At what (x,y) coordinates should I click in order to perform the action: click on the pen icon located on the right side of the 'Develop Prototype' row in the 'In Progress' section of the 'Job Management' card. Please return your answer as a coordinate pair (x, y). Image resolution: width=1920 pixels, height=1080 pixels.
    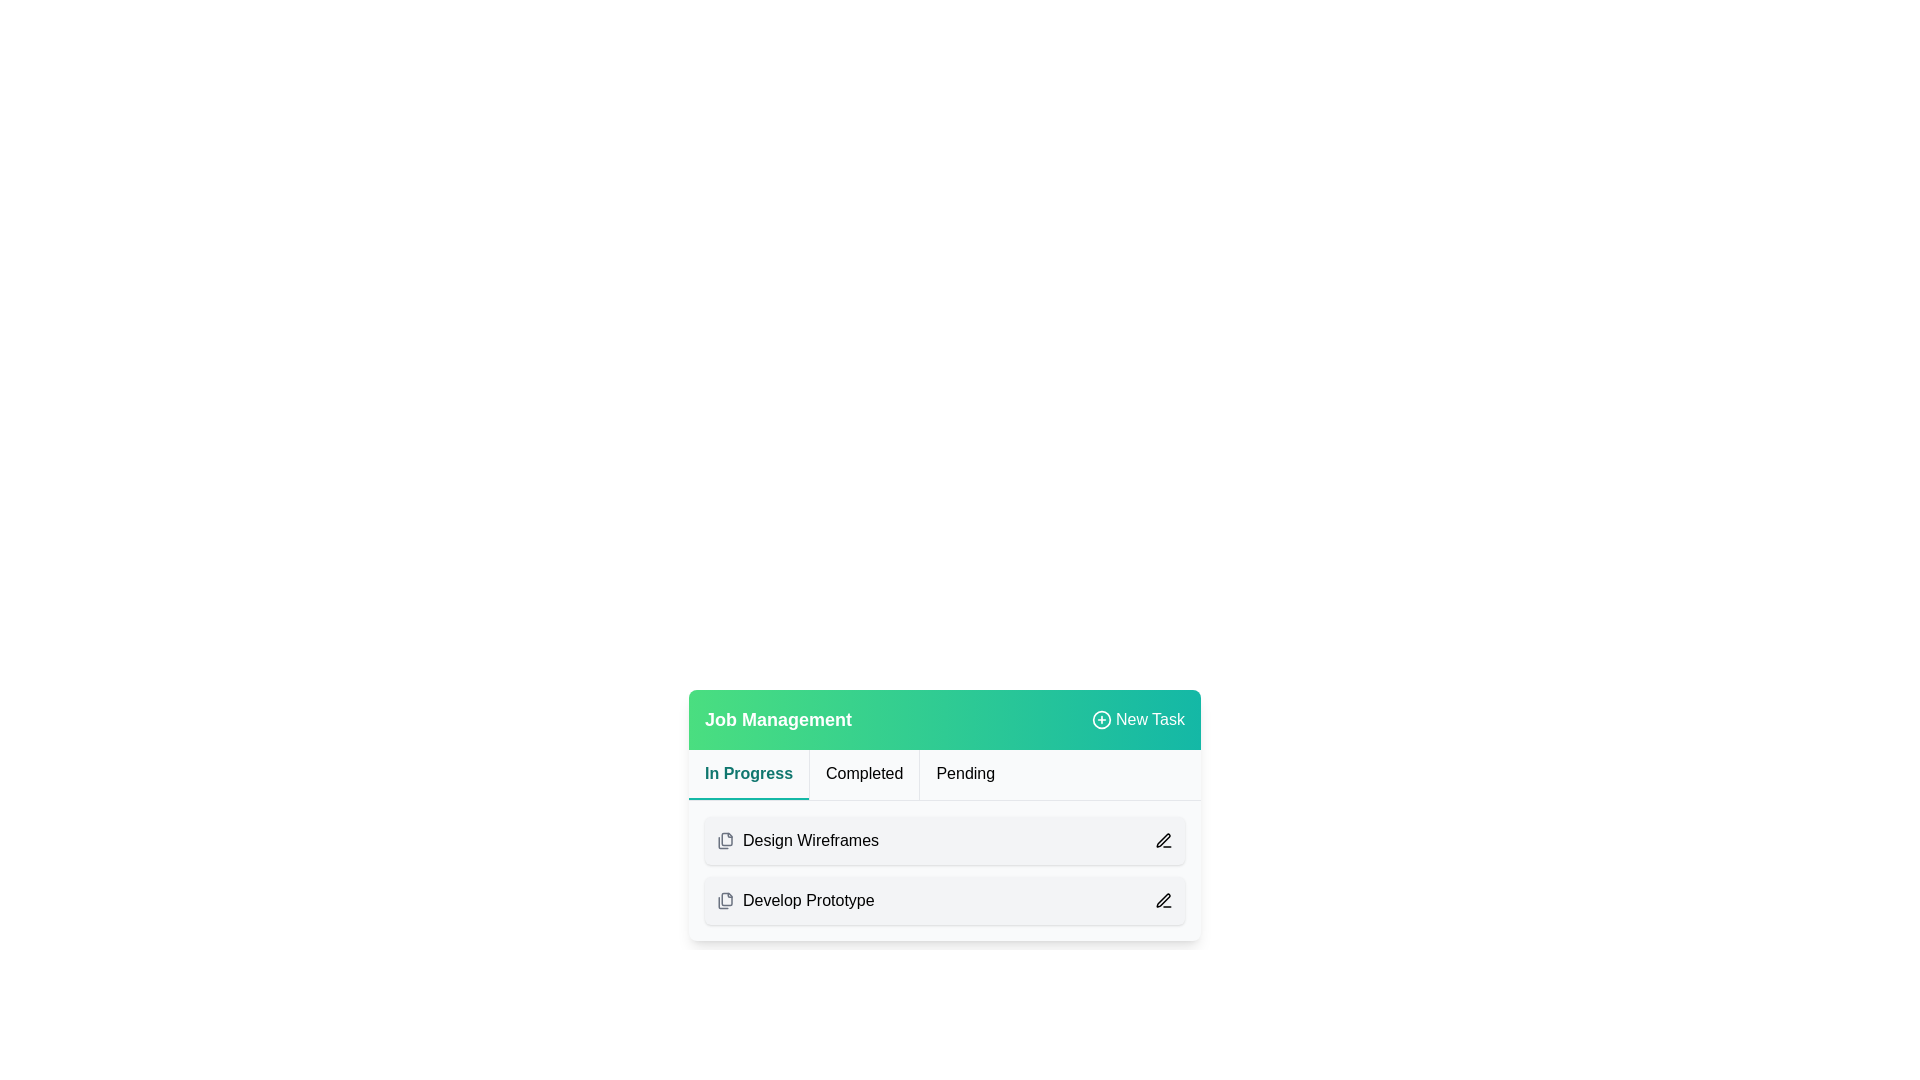
    Looking at the image, I should click on (1163, 840).